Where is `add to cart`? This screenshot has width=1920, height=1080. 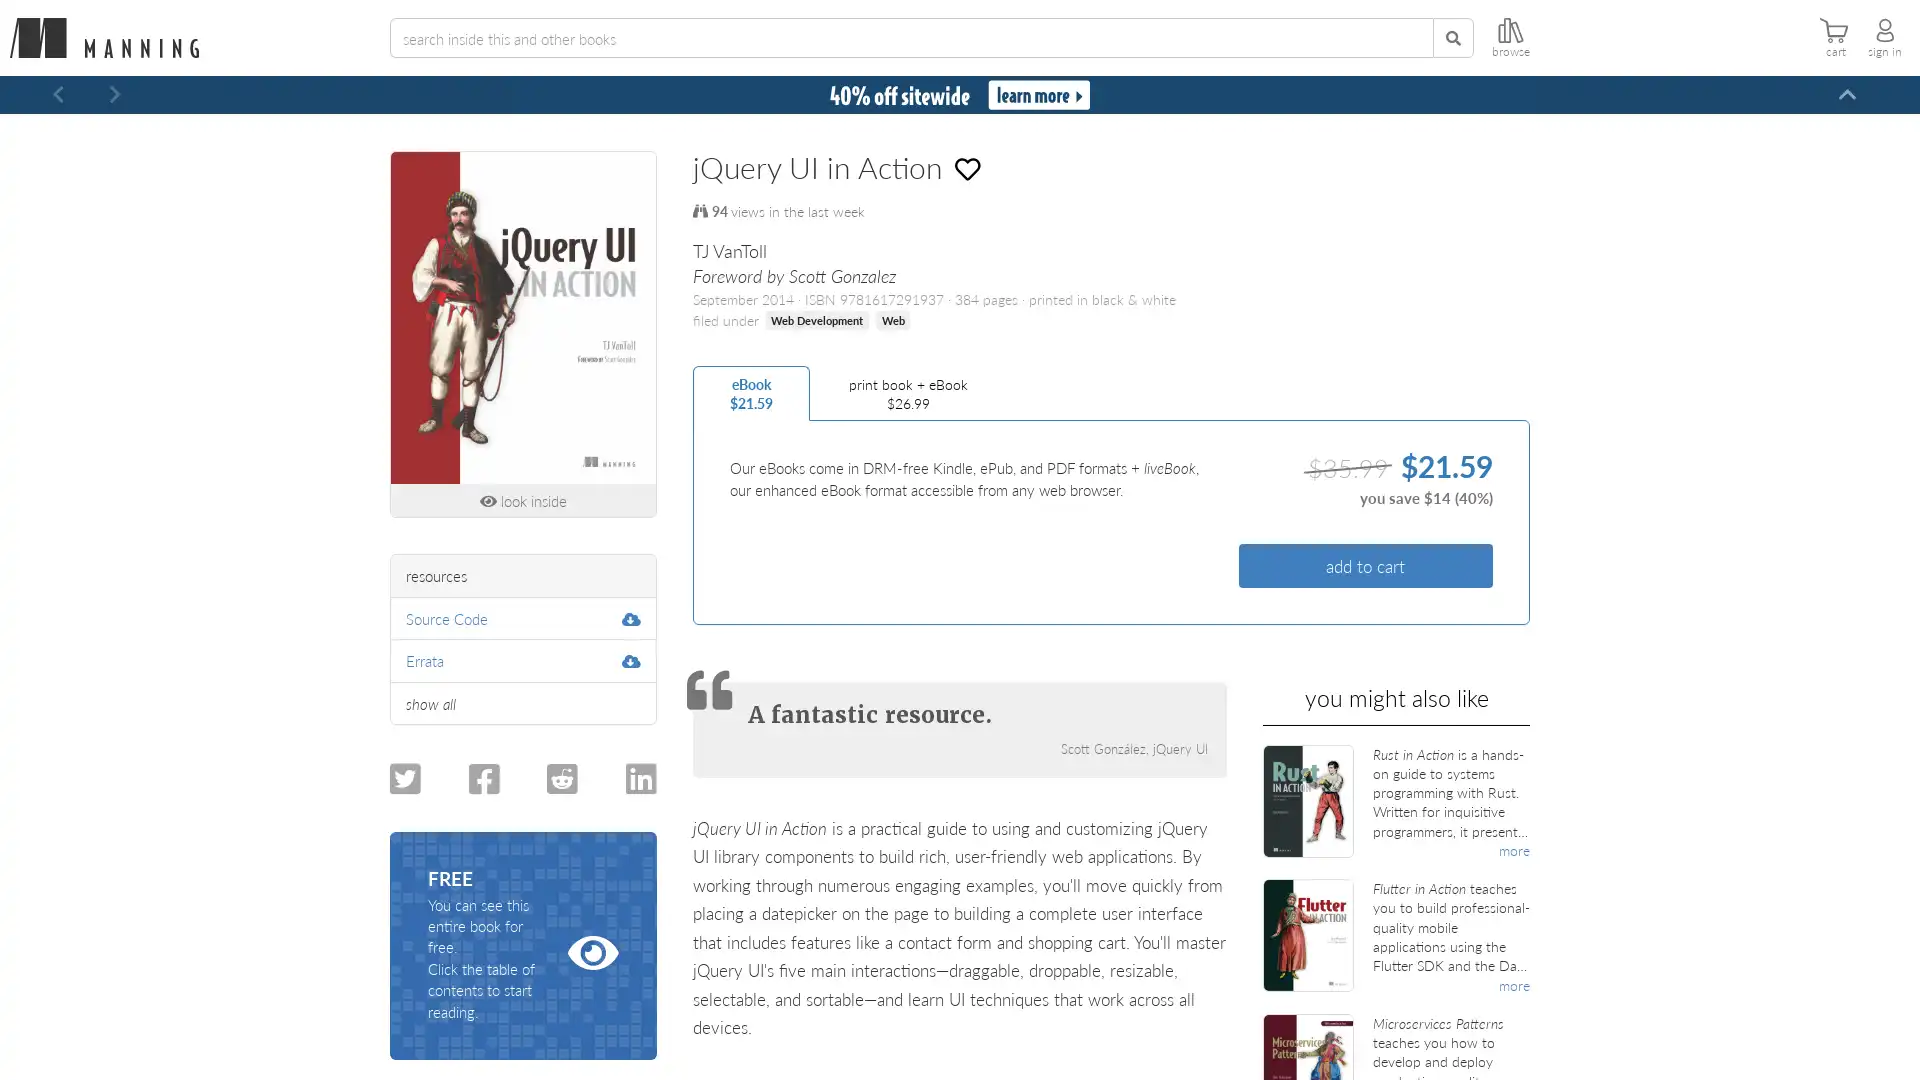
add to cart is located at coordinates (1364, 565).